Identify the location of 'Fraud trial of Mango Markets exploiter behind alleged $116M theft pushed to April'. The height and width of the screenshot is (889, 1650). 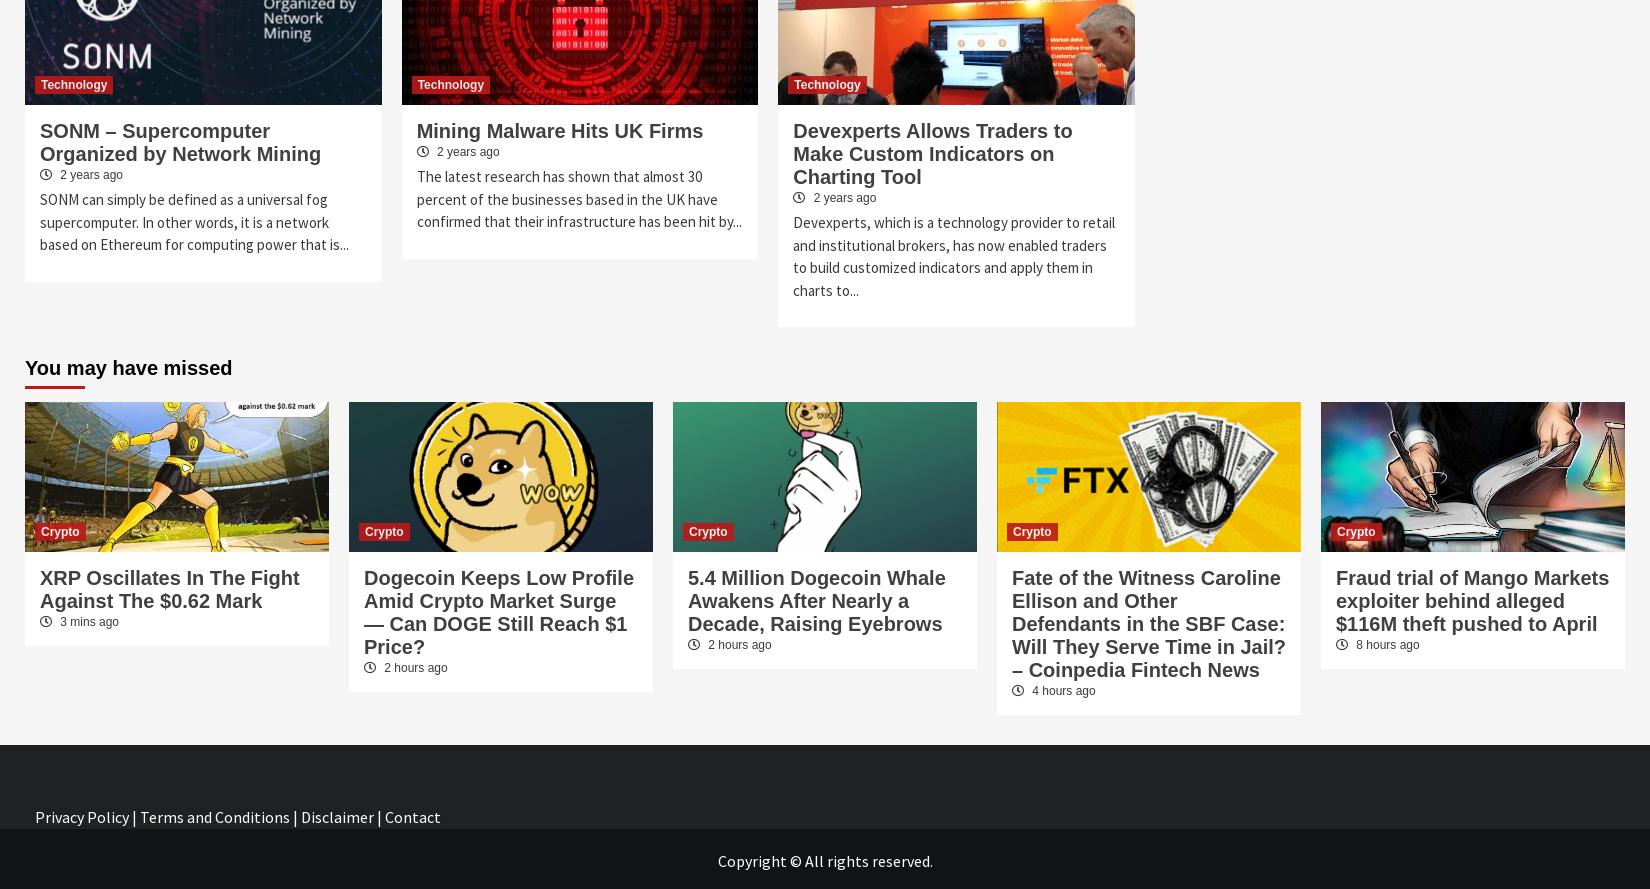
(1471, 599).